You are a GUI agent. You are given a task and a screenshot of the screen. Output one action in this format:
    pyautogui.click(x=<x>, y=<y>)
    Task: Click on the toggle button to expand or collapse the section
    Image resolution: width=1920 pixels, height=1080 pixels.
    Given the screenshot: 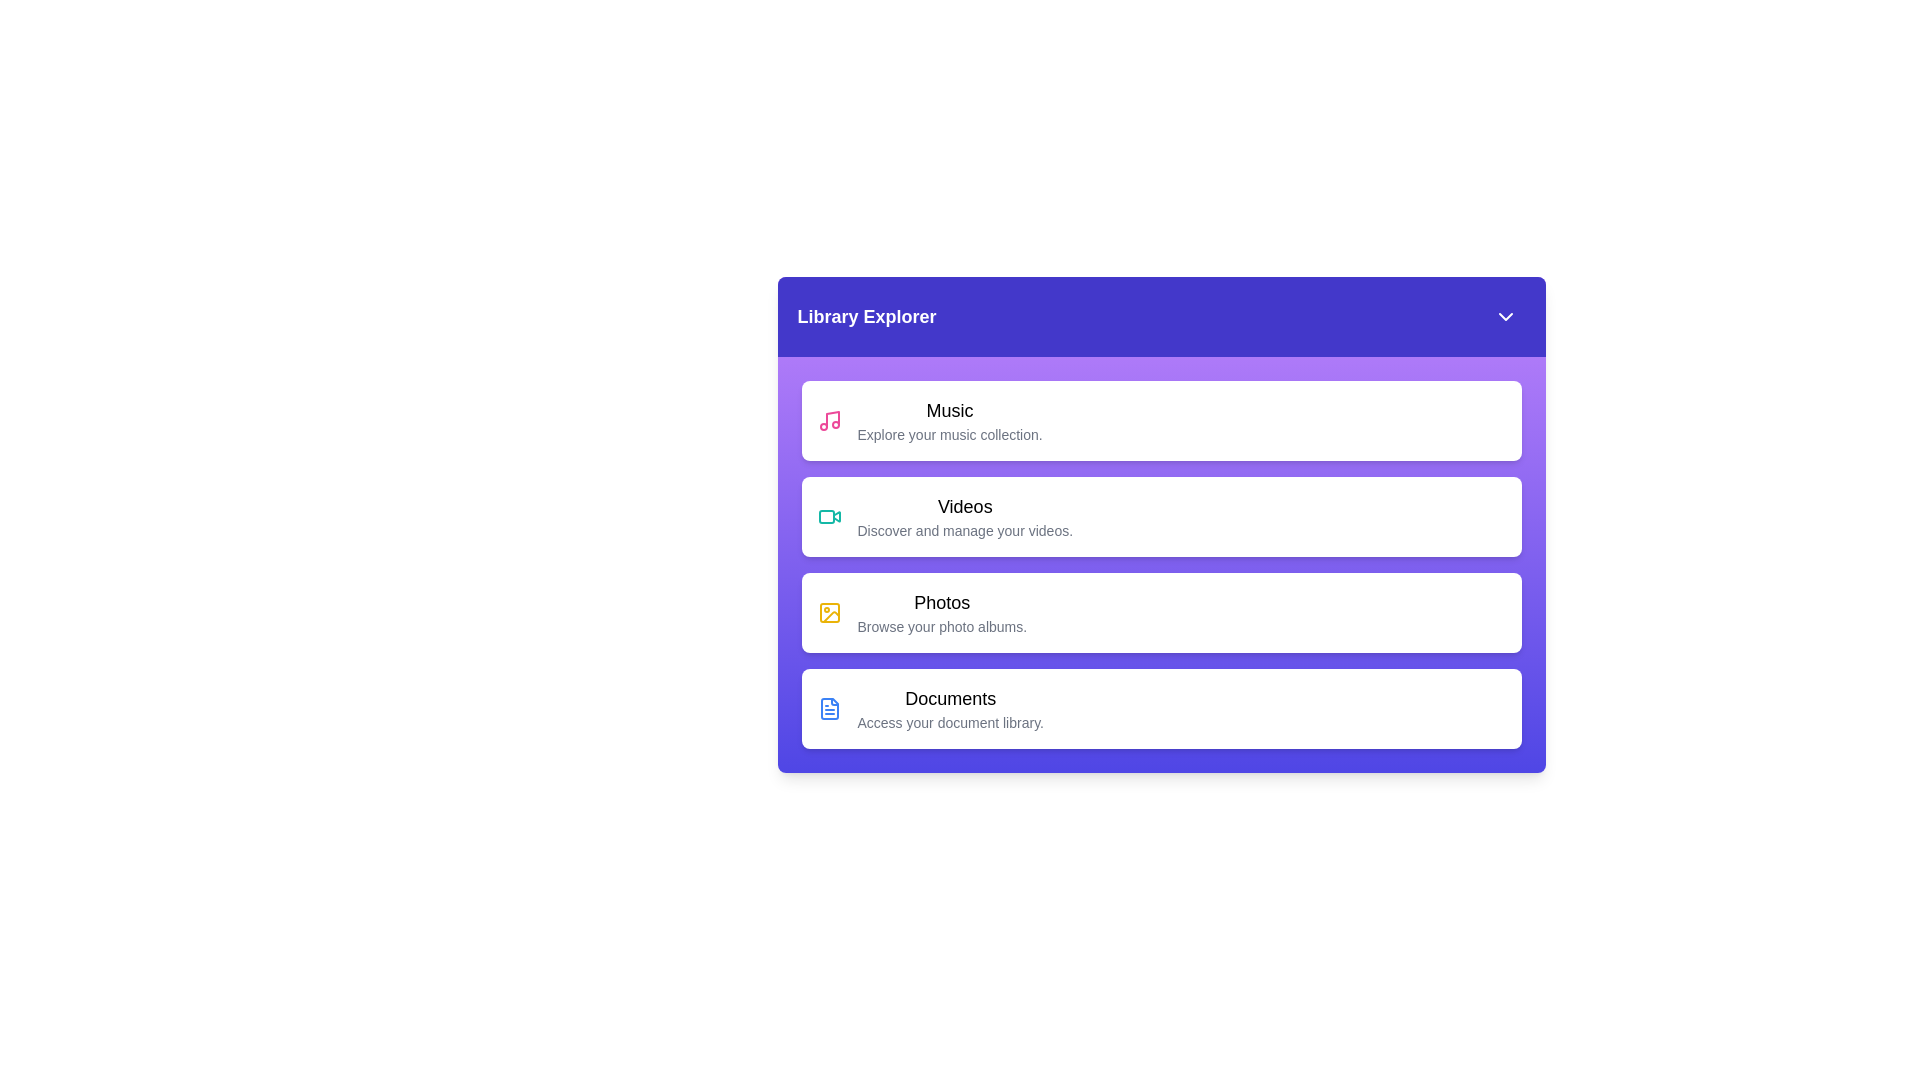 What is the action you would take?
    pyautogui.click(x=1505, y=315)
    